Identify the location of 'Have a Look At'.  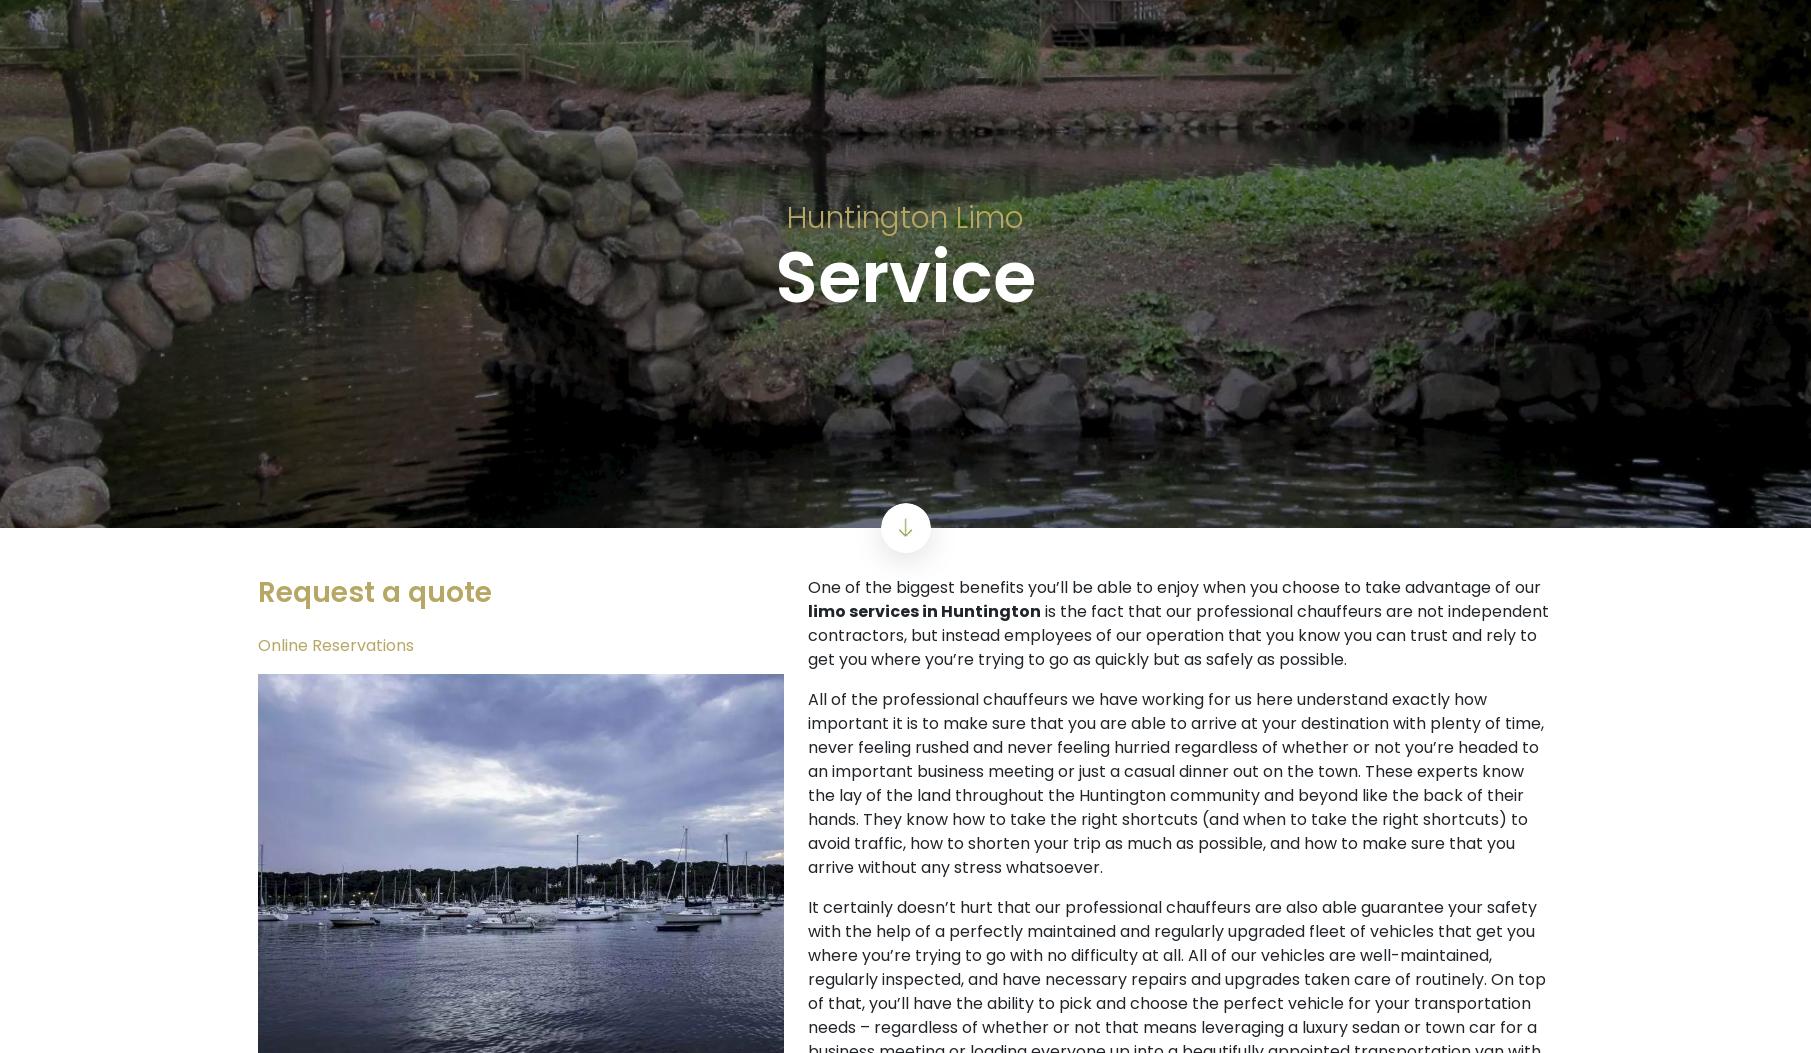
(362, 452).